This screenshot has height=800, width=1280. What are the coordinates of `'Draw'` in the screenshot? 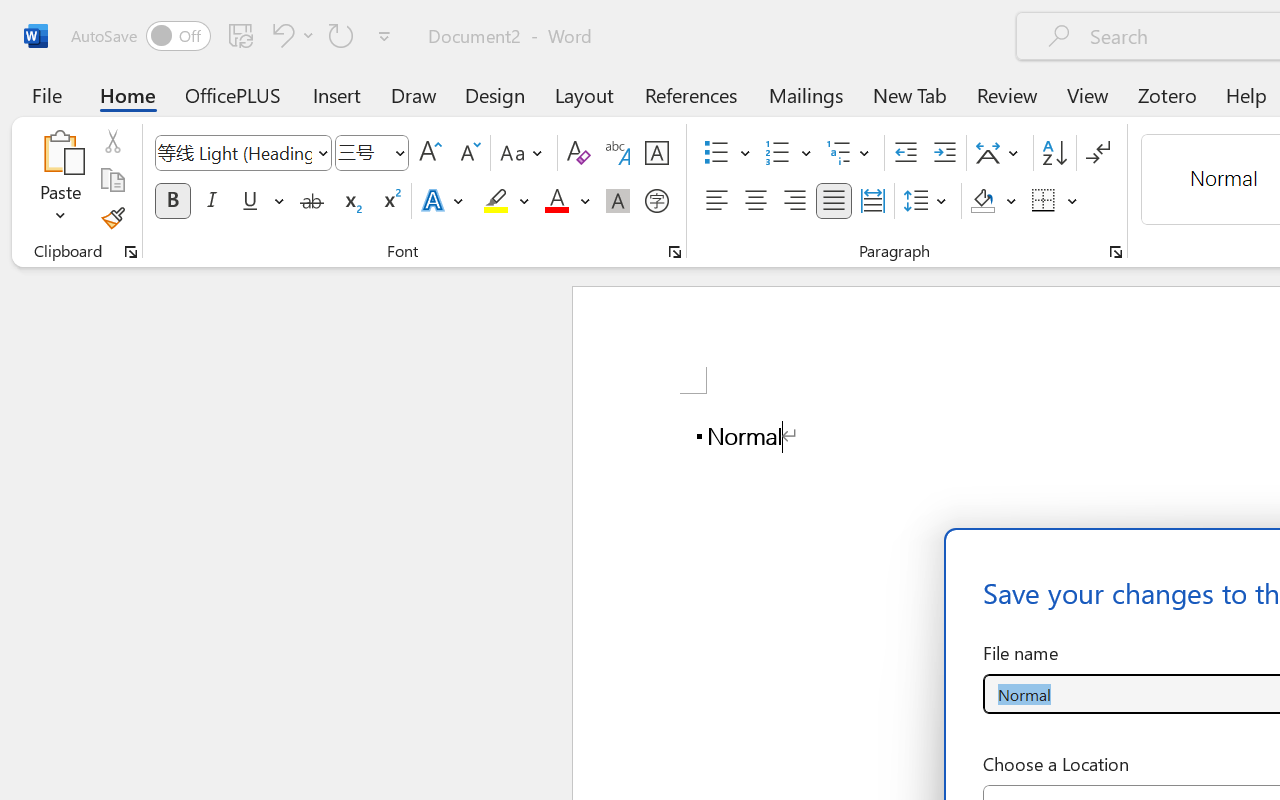 It's located at (413, 94).